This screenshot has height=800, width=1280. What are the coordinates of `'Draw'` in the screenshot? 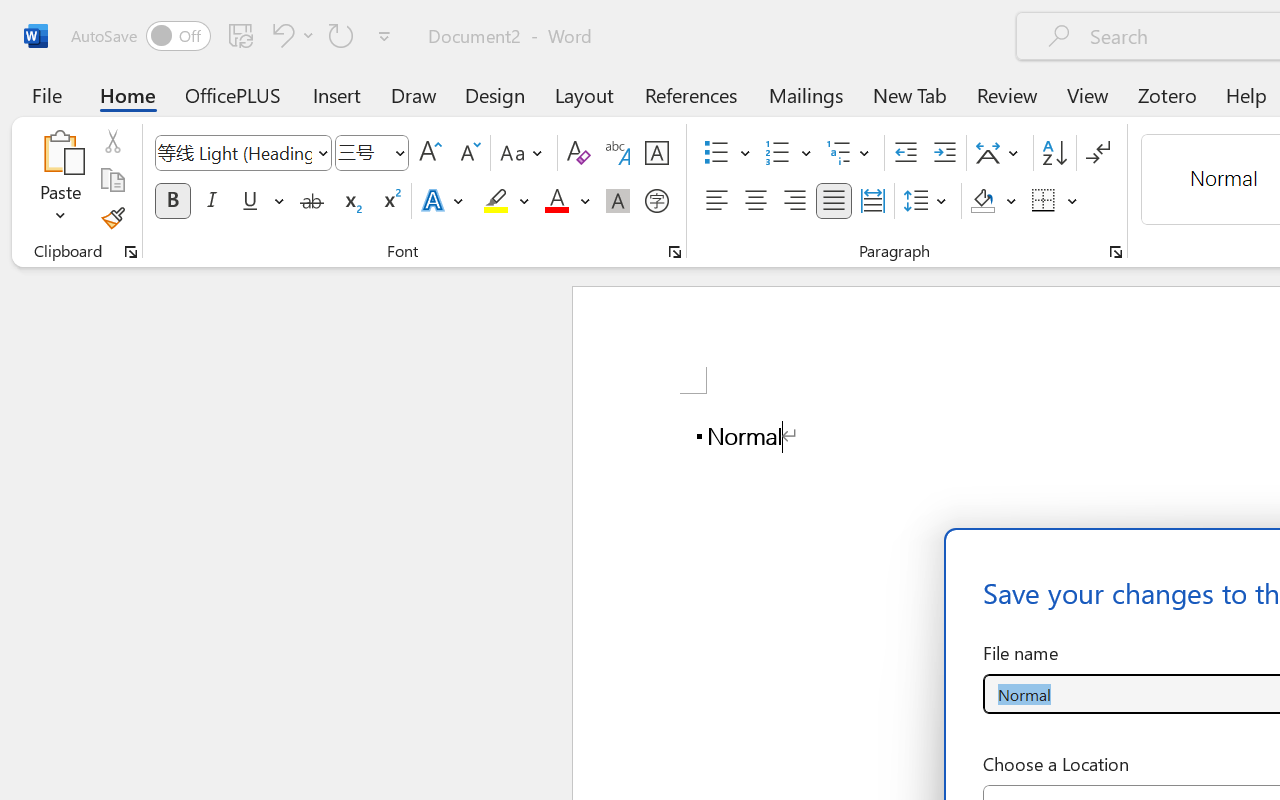 It's located at (413, 94).